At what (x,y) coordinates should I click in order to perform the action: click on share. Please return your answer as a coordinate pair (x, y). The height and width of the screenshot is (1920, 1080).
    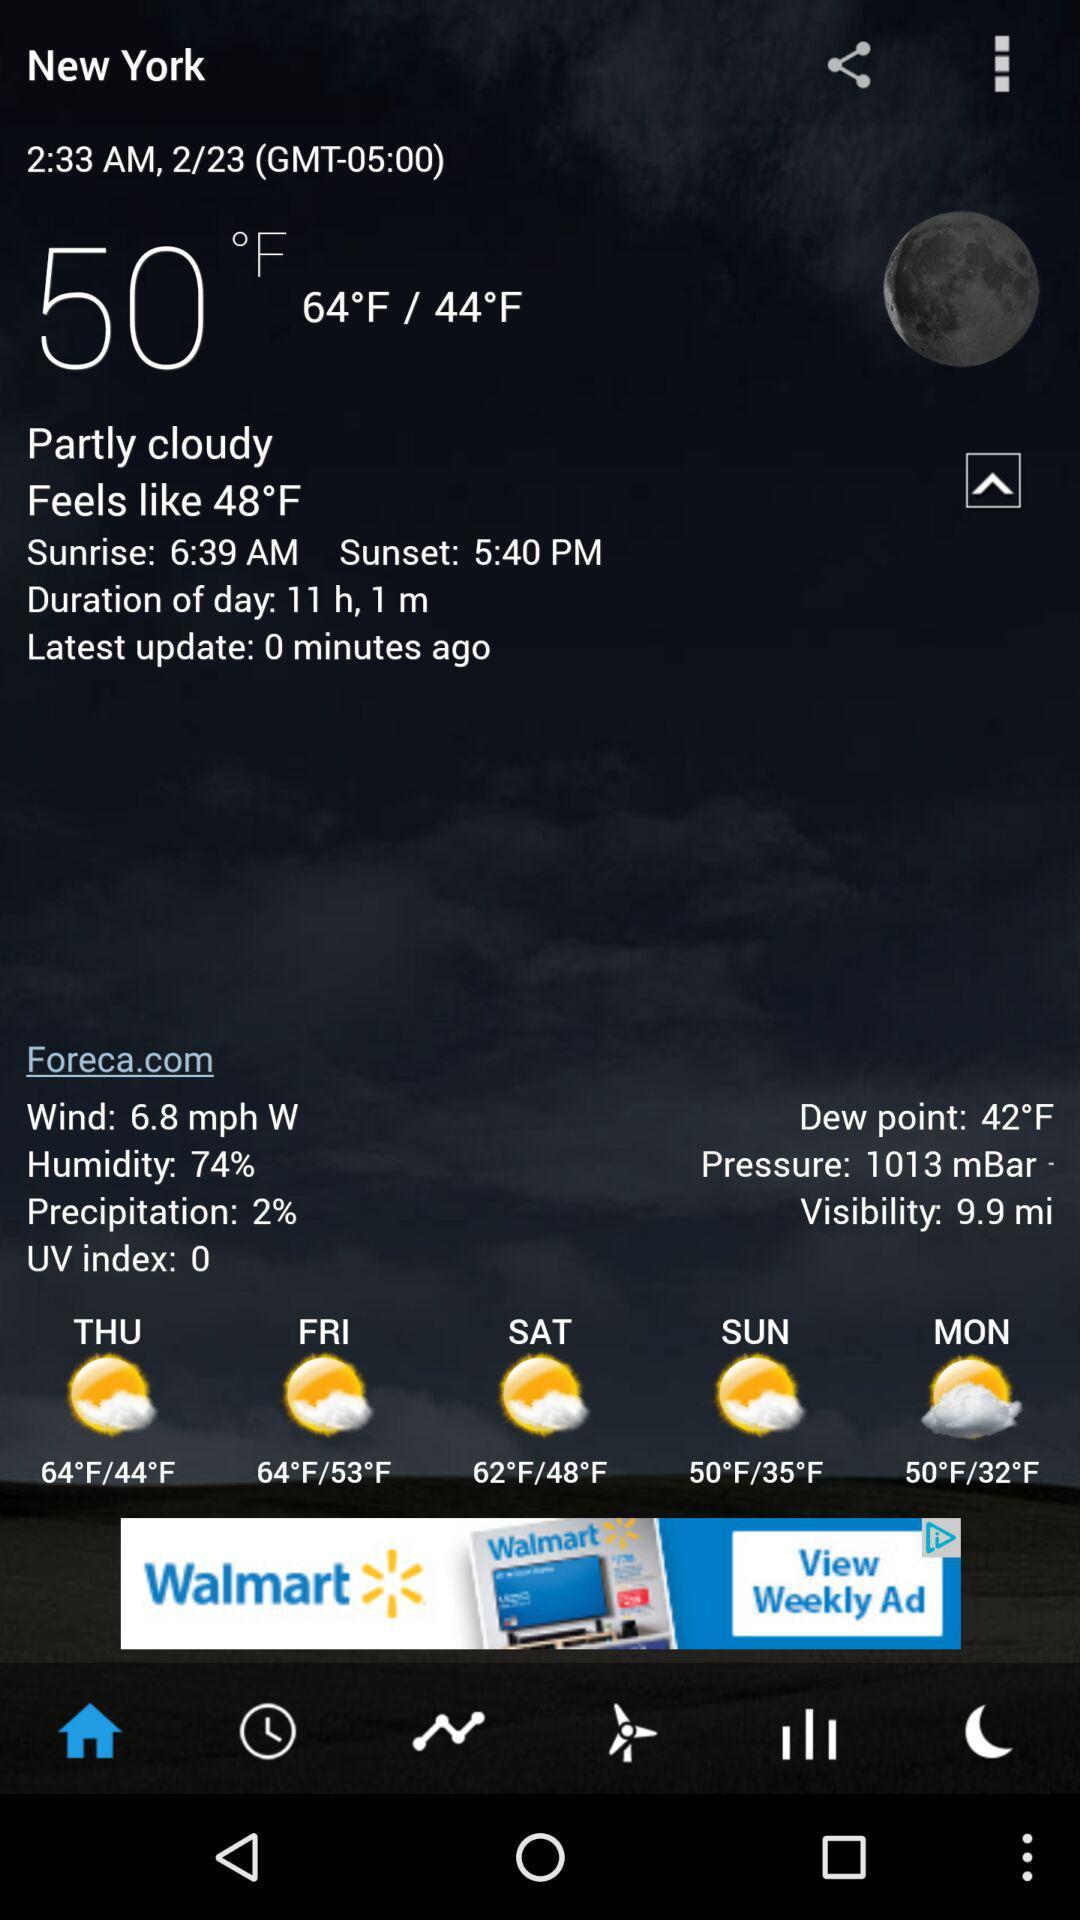
    Looking at the image, I should click on (848, 63).